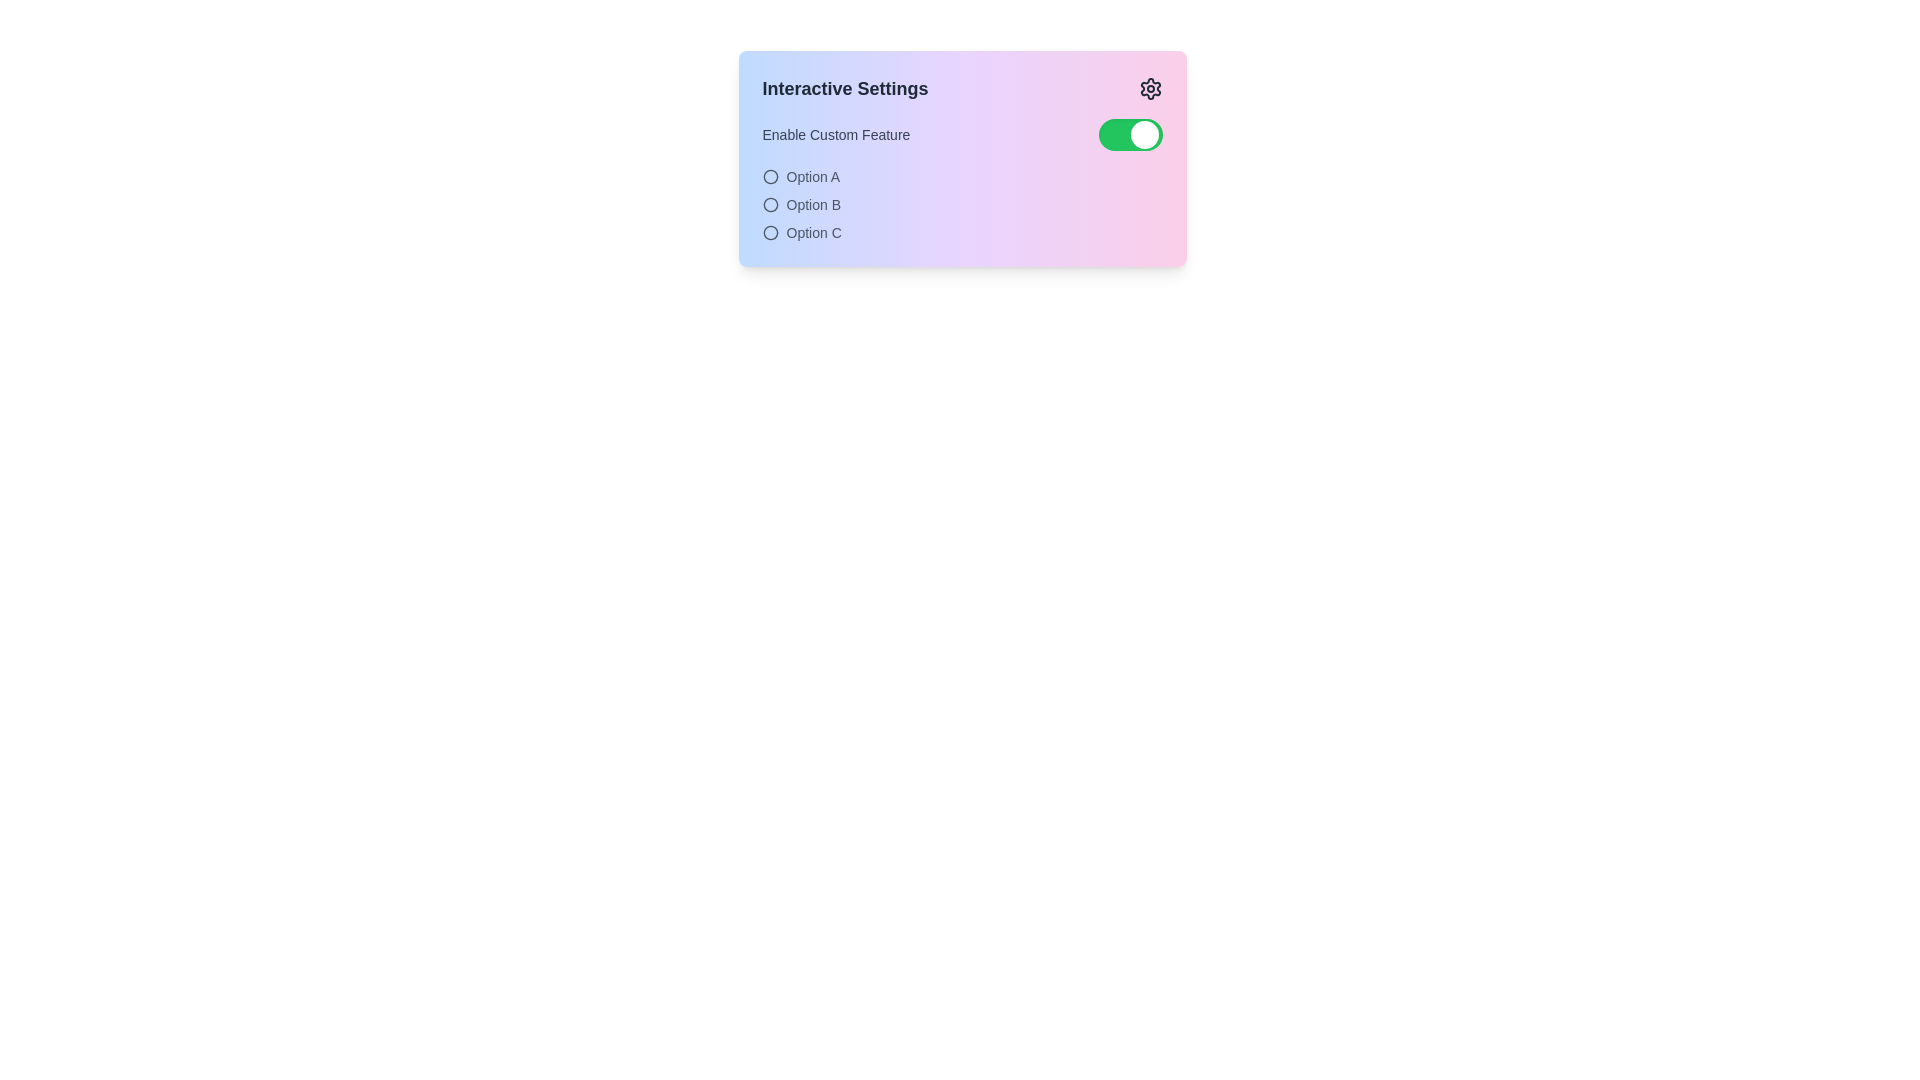 The width and height of the screenshot is (1920, 1080). What do you see at coordinates (1150, 87) in the screenshot?
I see `the settings icon located in the top-right corner of the settings card, which provides access to additional preferences or configurations` at bounding box center [1150, 87].